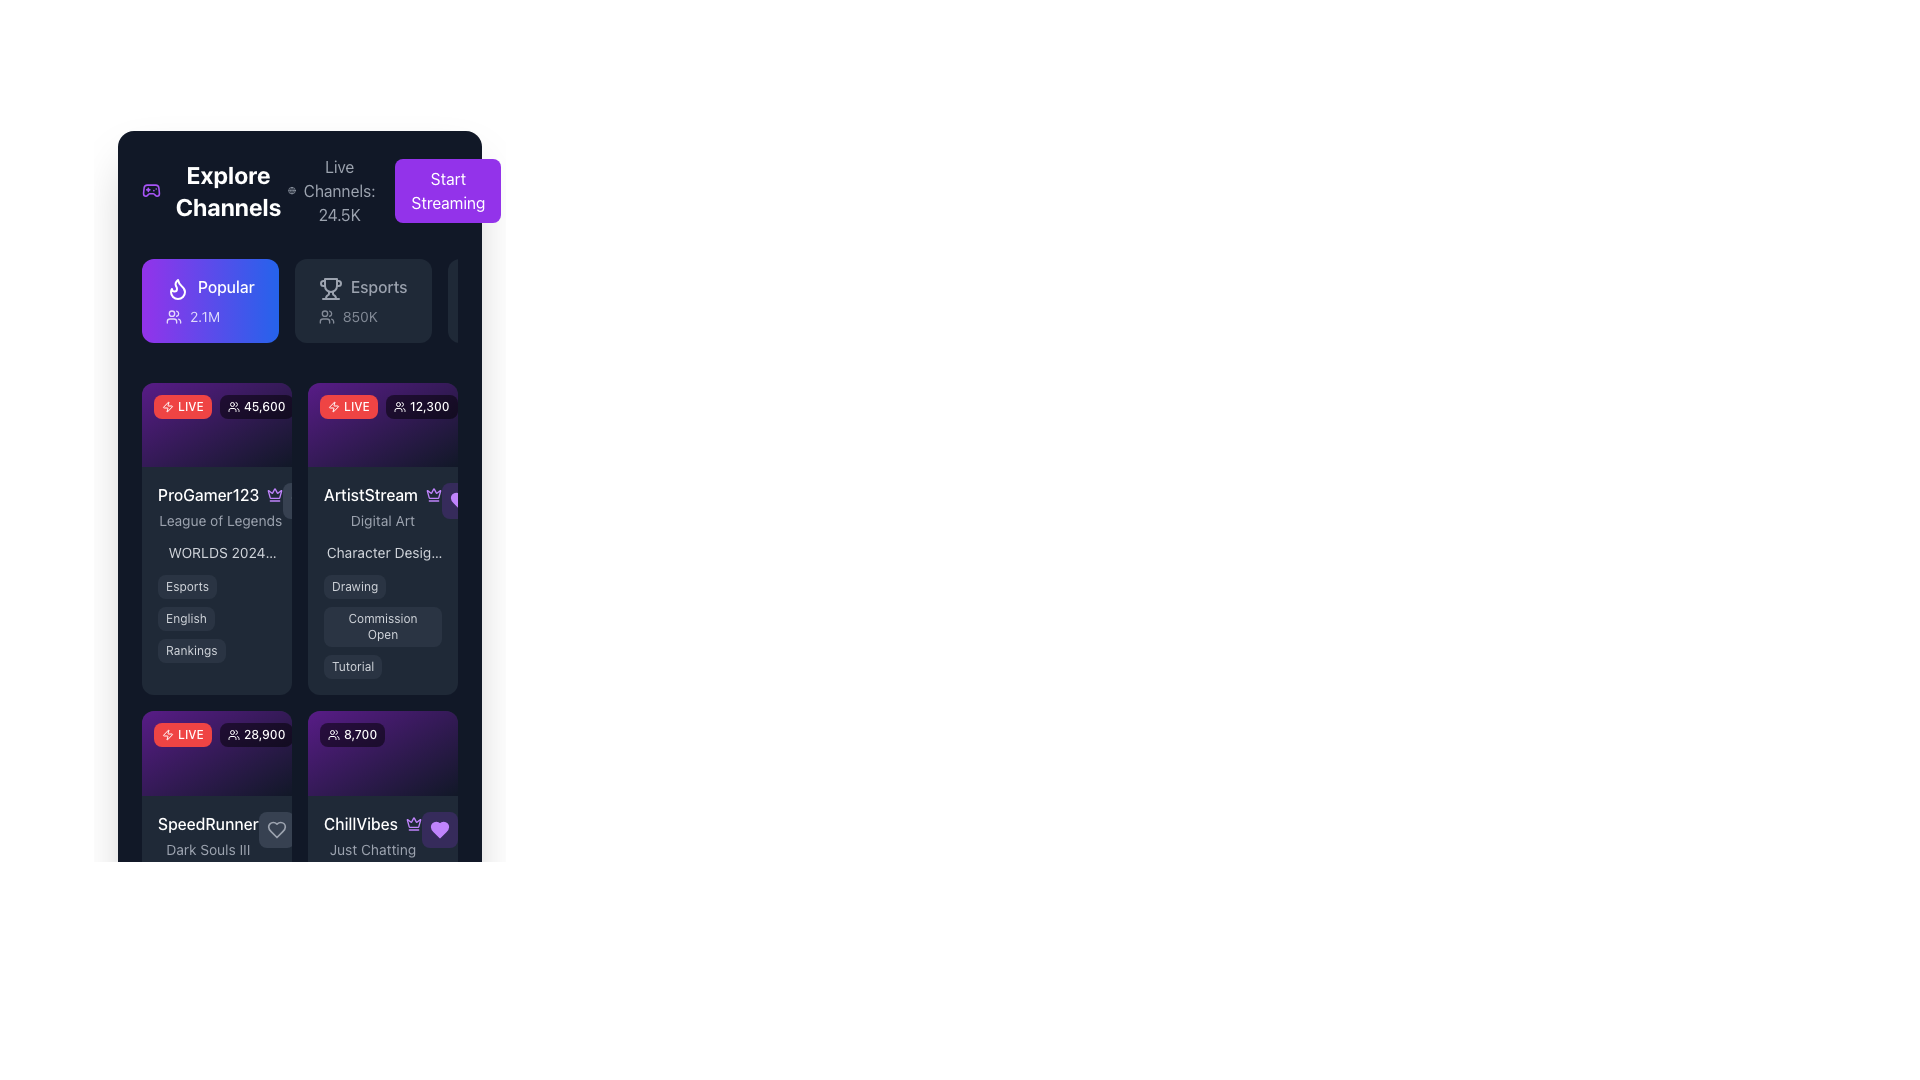 This screenshot has width=1920, height=1080. I want to click on the purple crown icon located next to the channel name 'ArtistStream', which serves as a visual indicator of status, so click(274, 493).